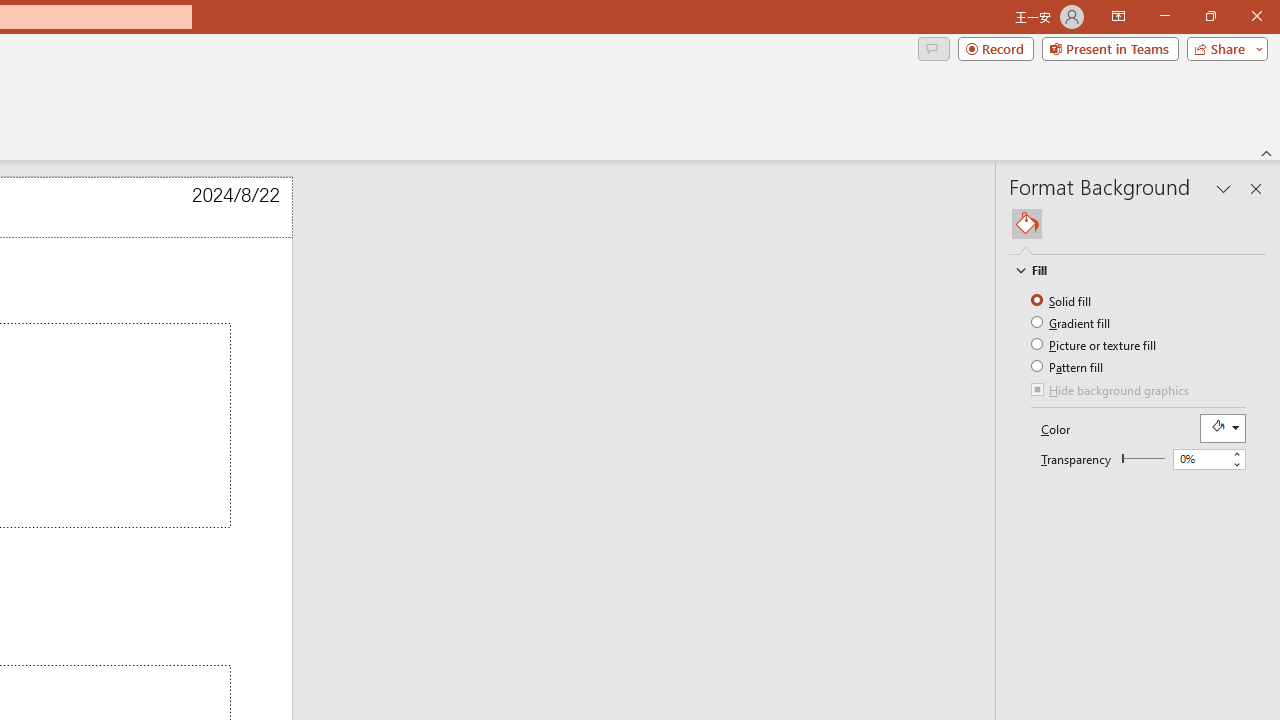 This screenshot has width=1280, height=720. What do you see at coordinates (1200, 458) in the screenshot?
I see `'Transparency'` at bounding box center [1200, 458].